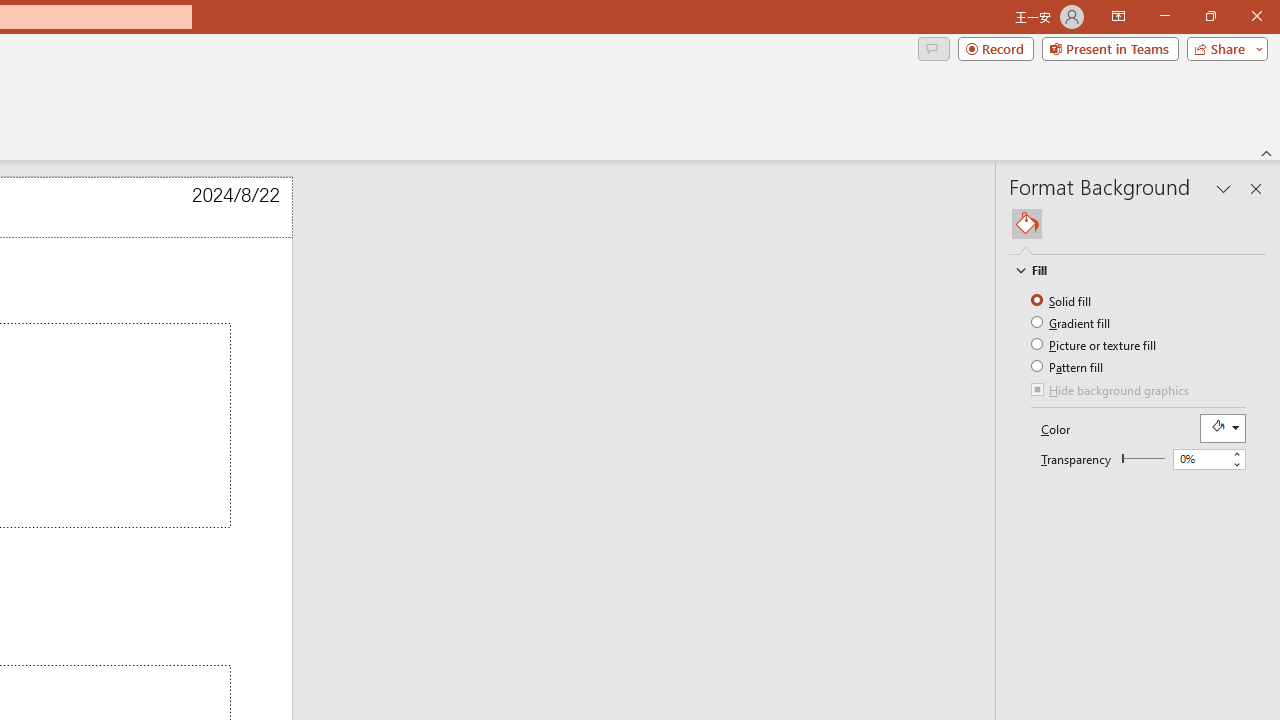 This screenshot has width=1280, height=720. What do you see at coordinates (1200, 458) in the screenshot?
I see `'Transparency'` at bounding box center [1200, 458].